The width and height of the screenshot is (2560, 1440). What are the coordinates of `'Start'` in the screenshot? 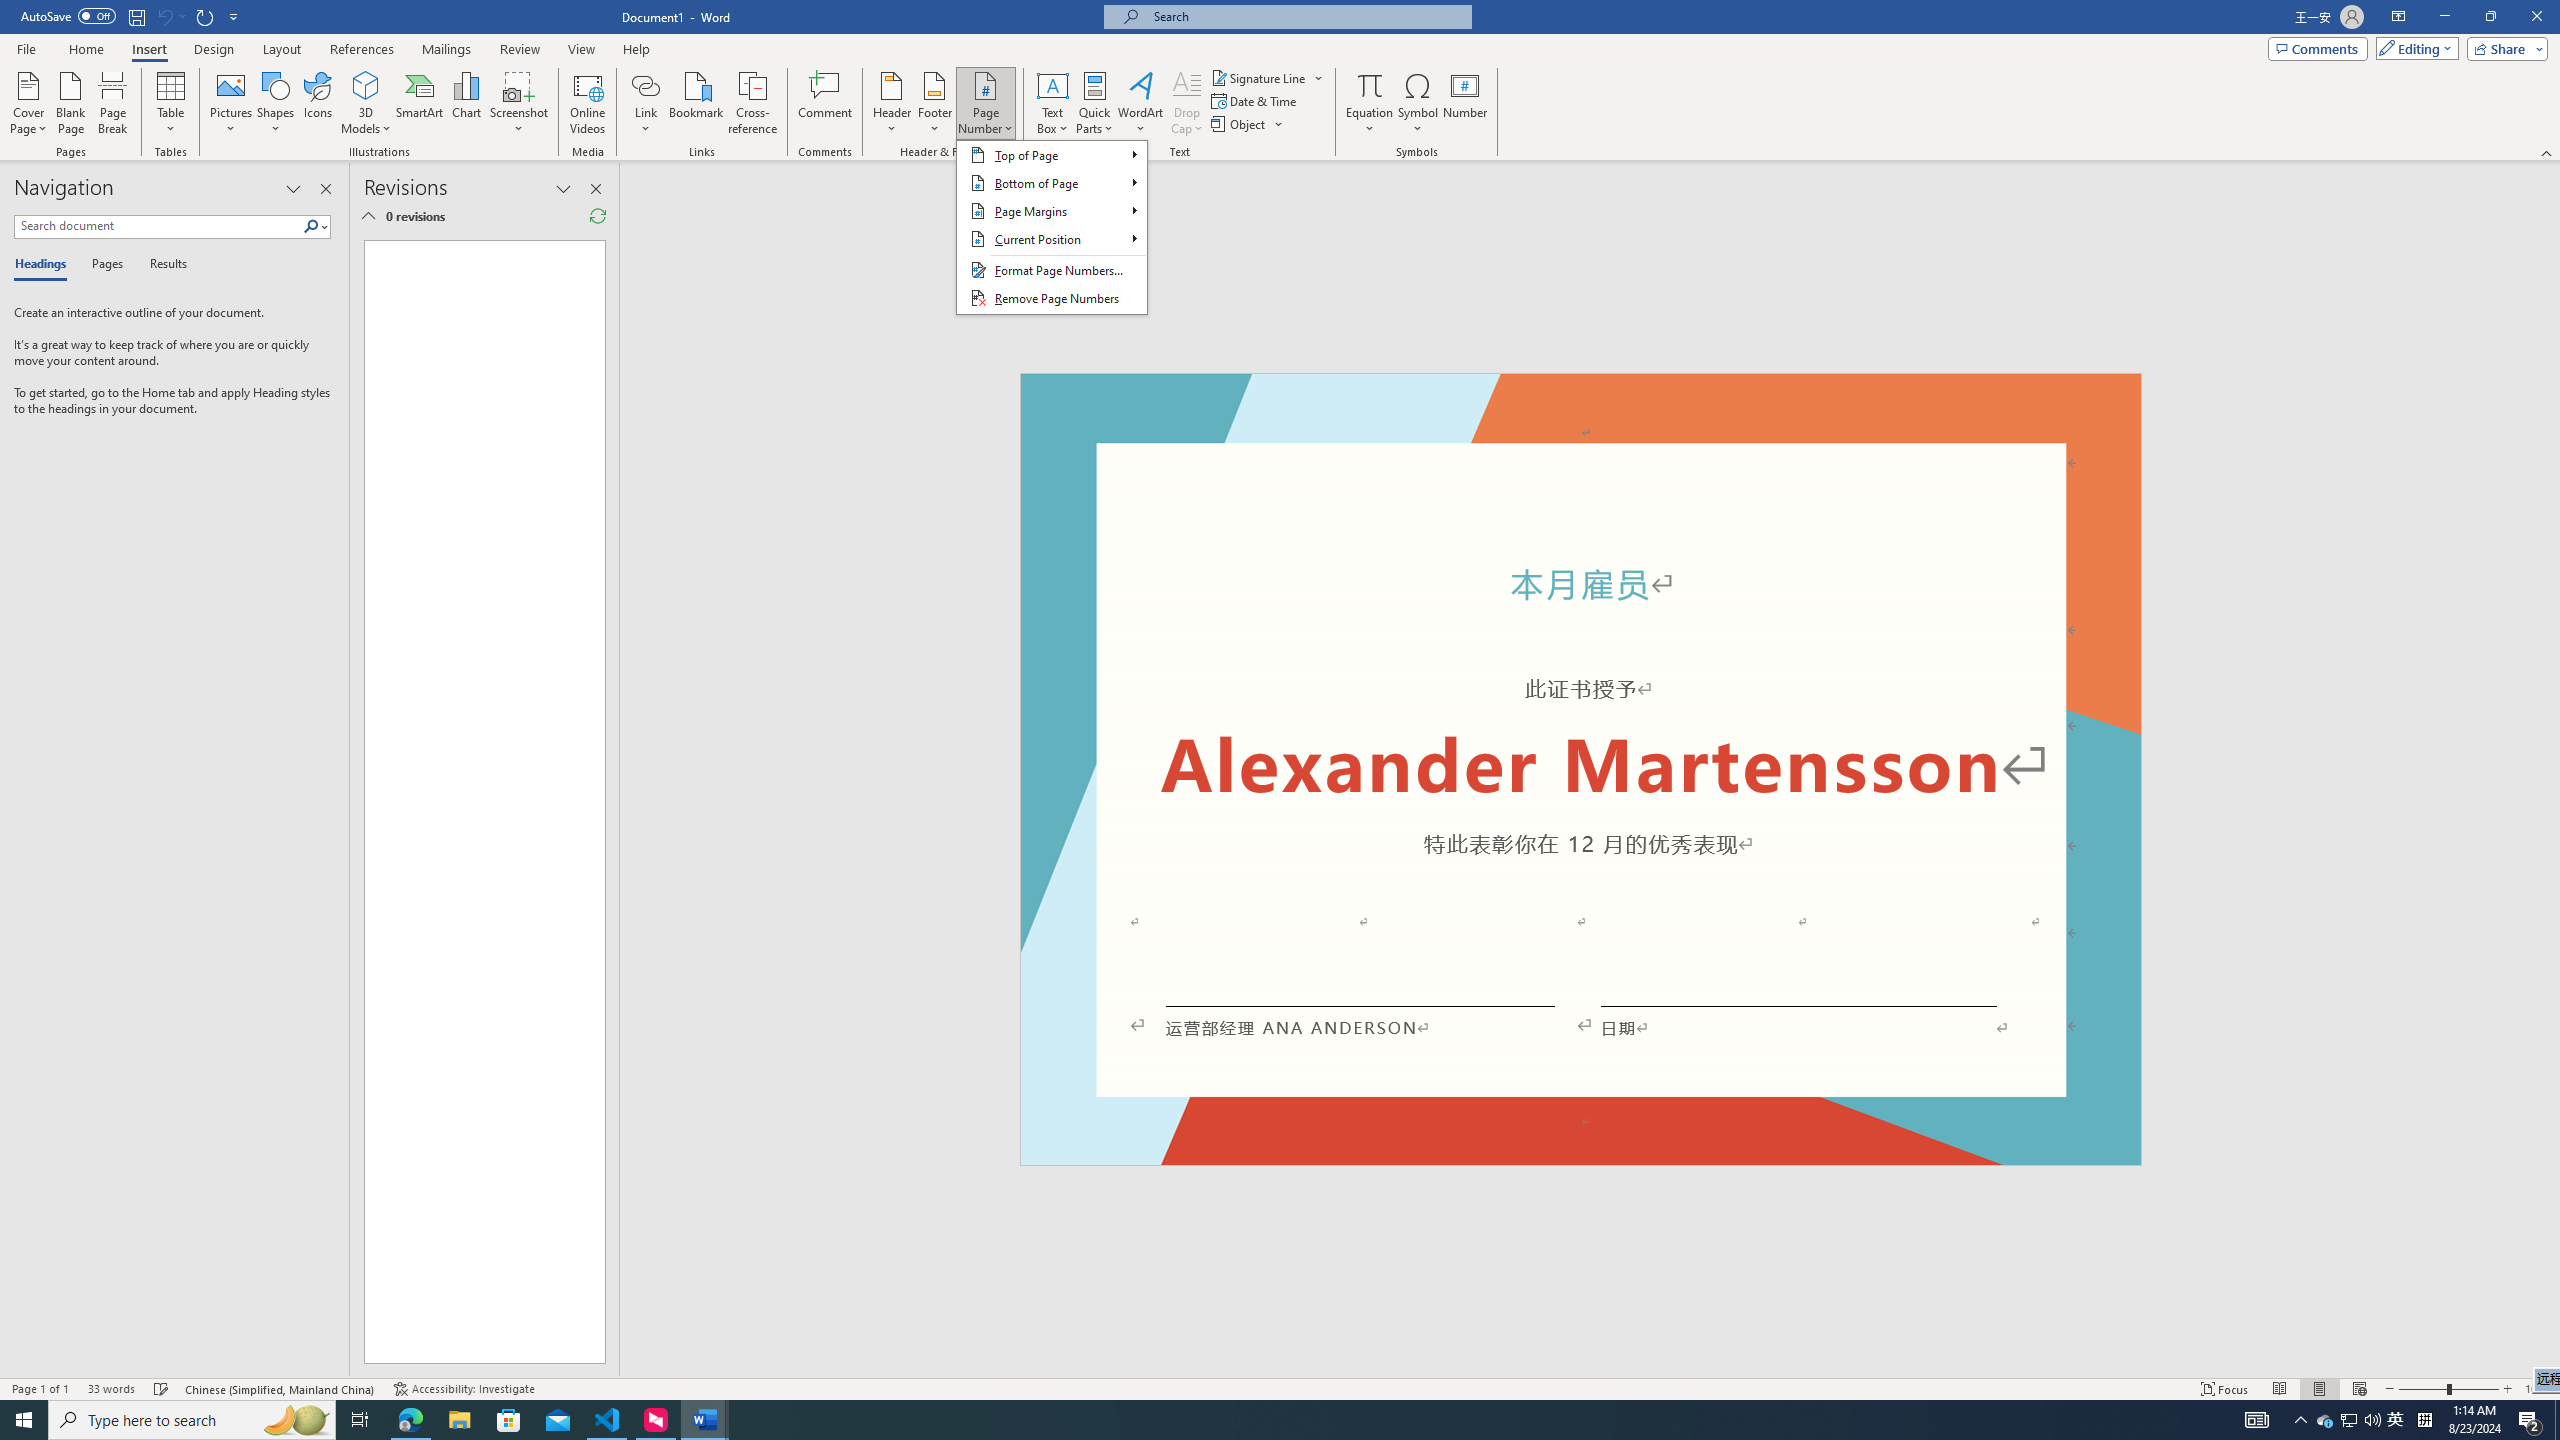 It's located at (24, 1418).